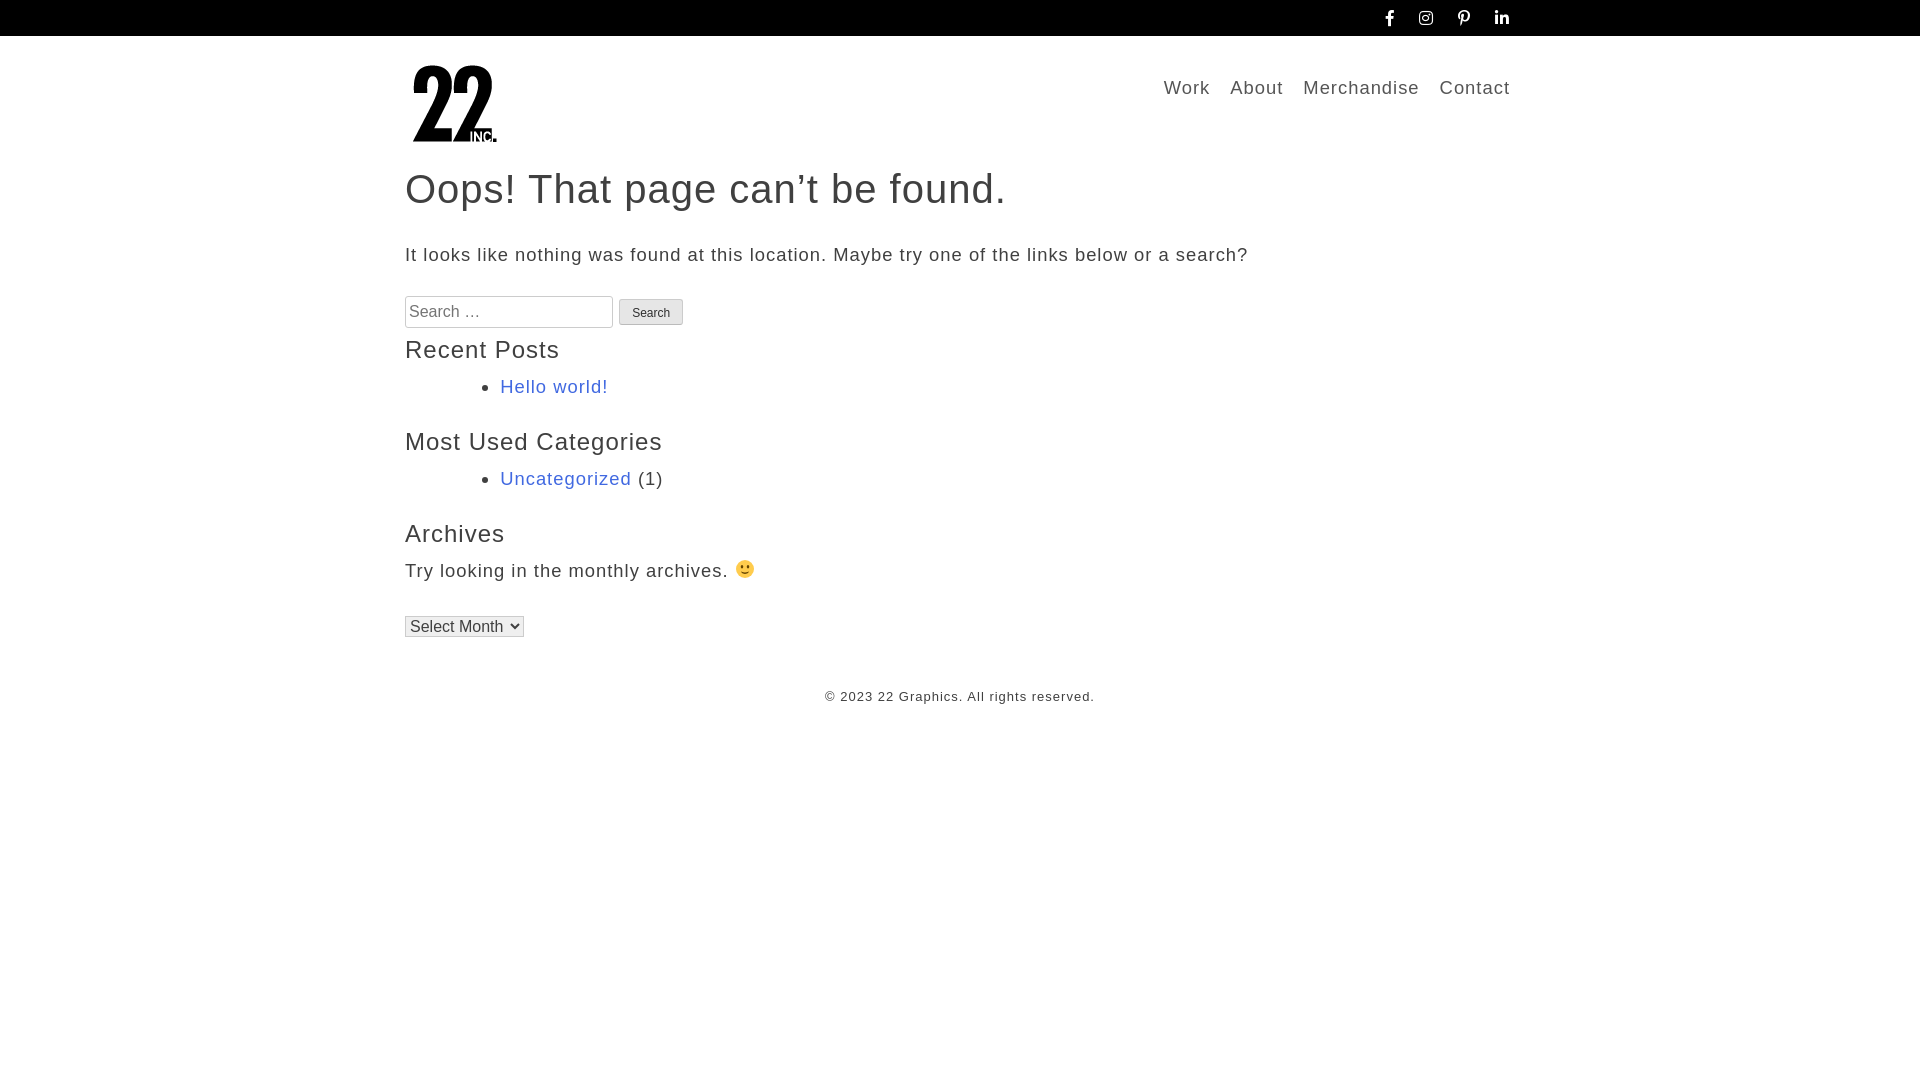  I want to click on 'Search', so click(618, 312).